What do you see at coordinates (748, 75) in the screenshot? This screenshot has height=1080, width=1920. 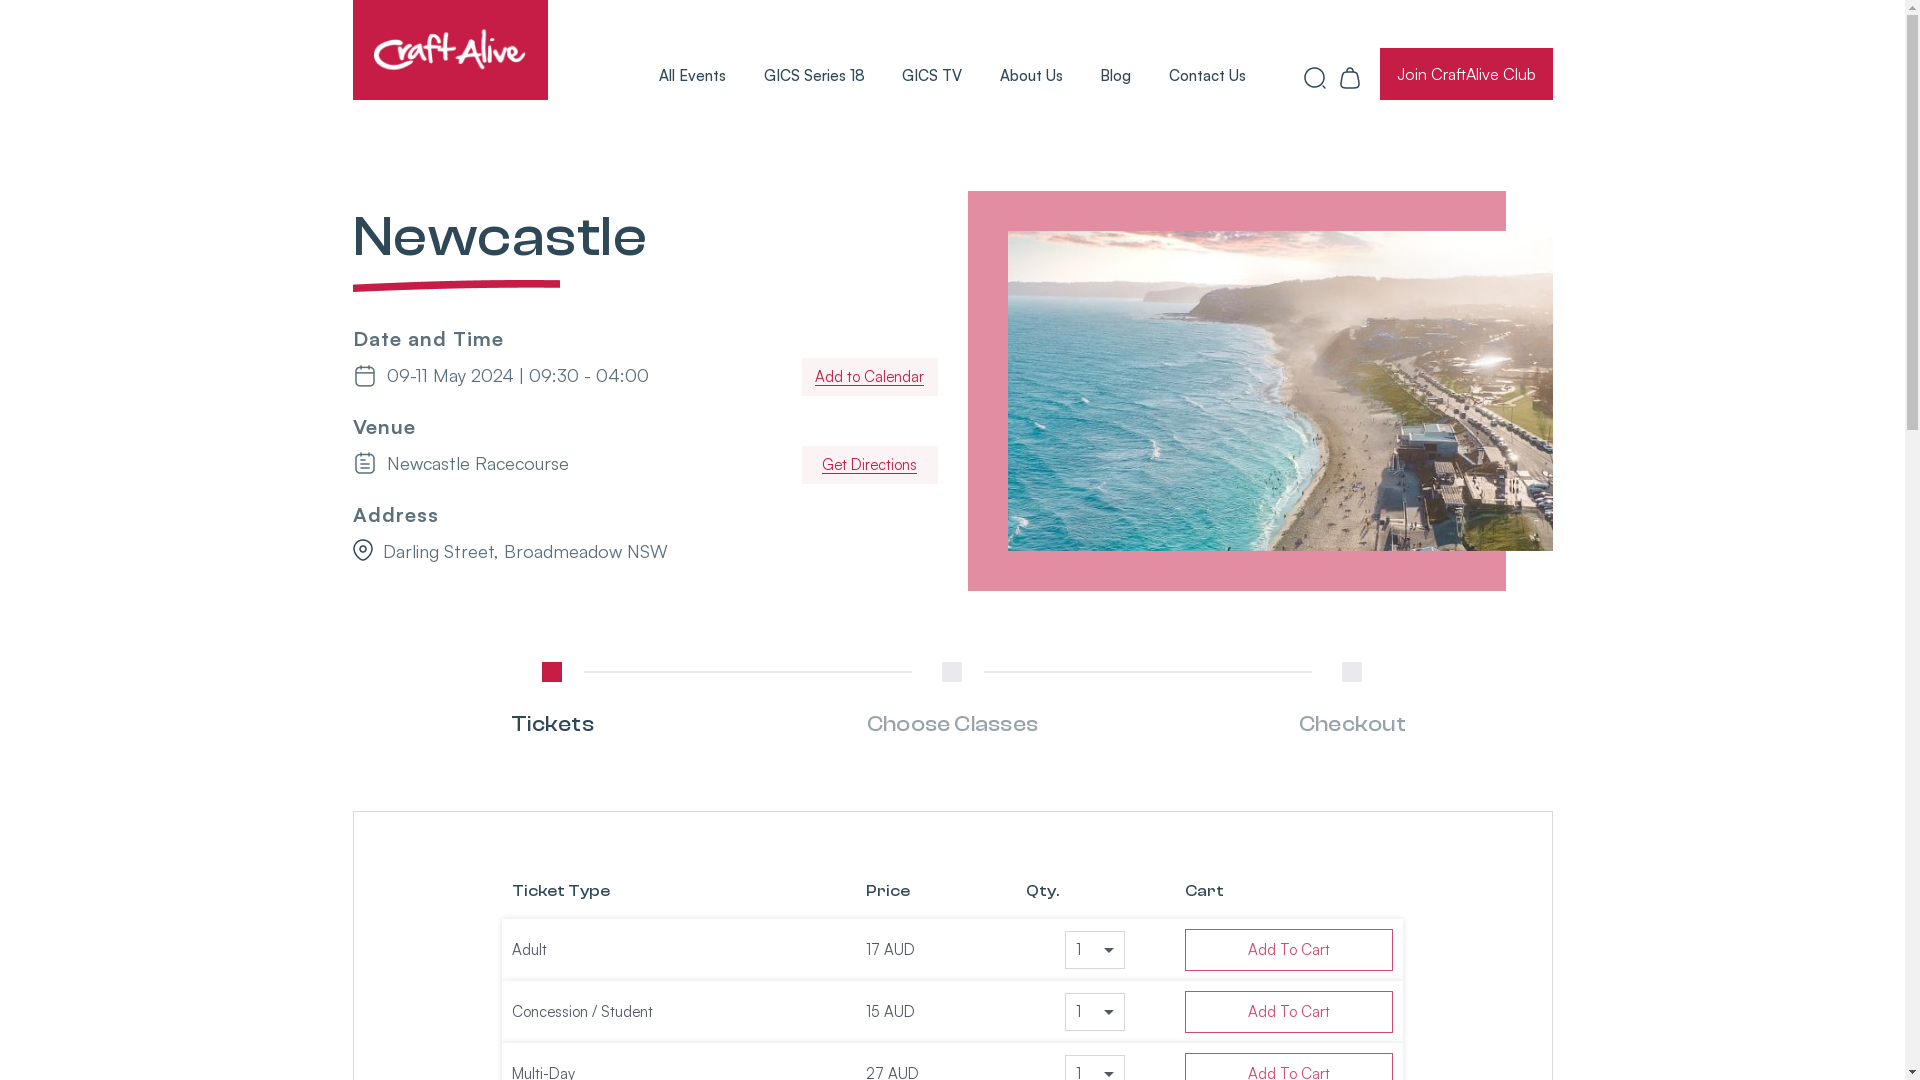 I see `'GICS Series 18'` at bounding box center [748, 75].